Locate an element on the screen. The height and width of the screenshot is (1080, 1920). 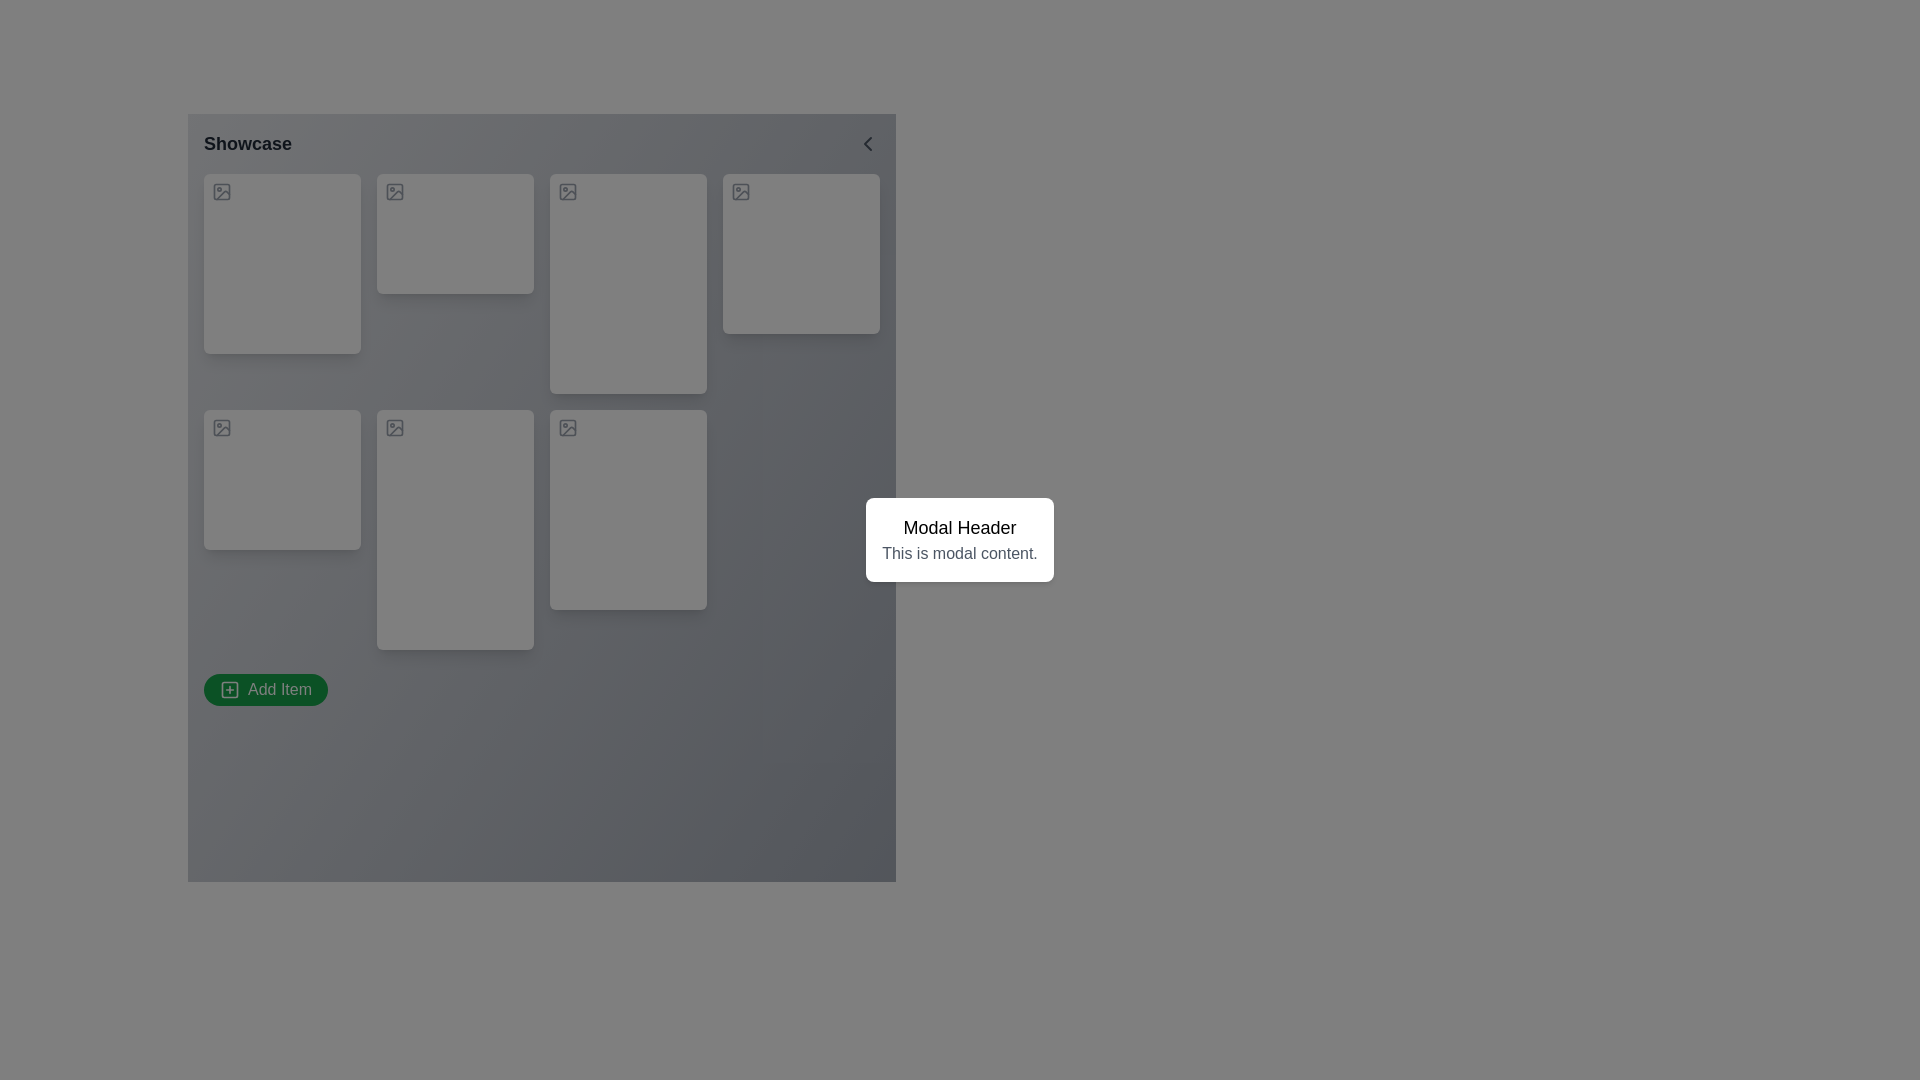
text of the header element located at the top of the modal dialog box, which indicates the title or purpose of the modal is located at coordinates (960, 527).